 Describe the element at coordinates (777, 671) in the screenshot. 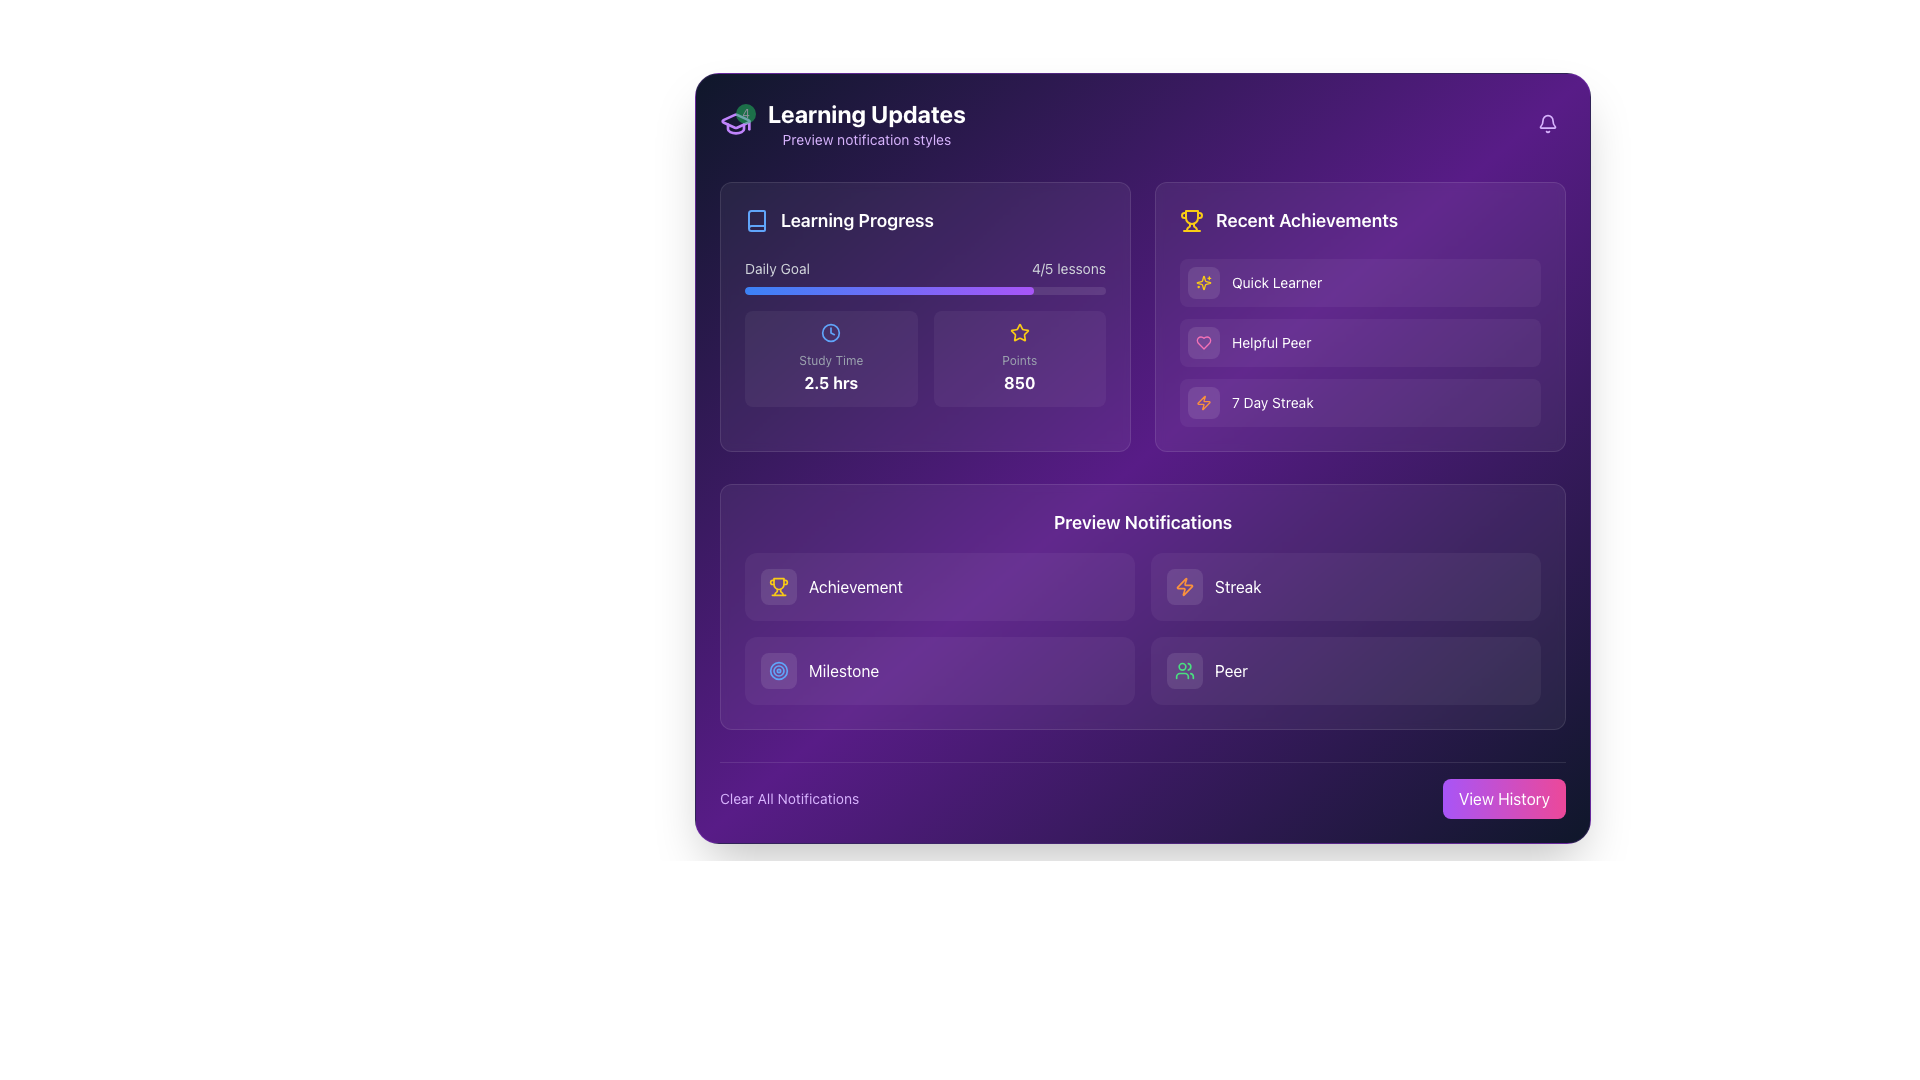

I see `the outer circular graphical component of the target-like icon located below the 'Preview Notifications' section` at that location.